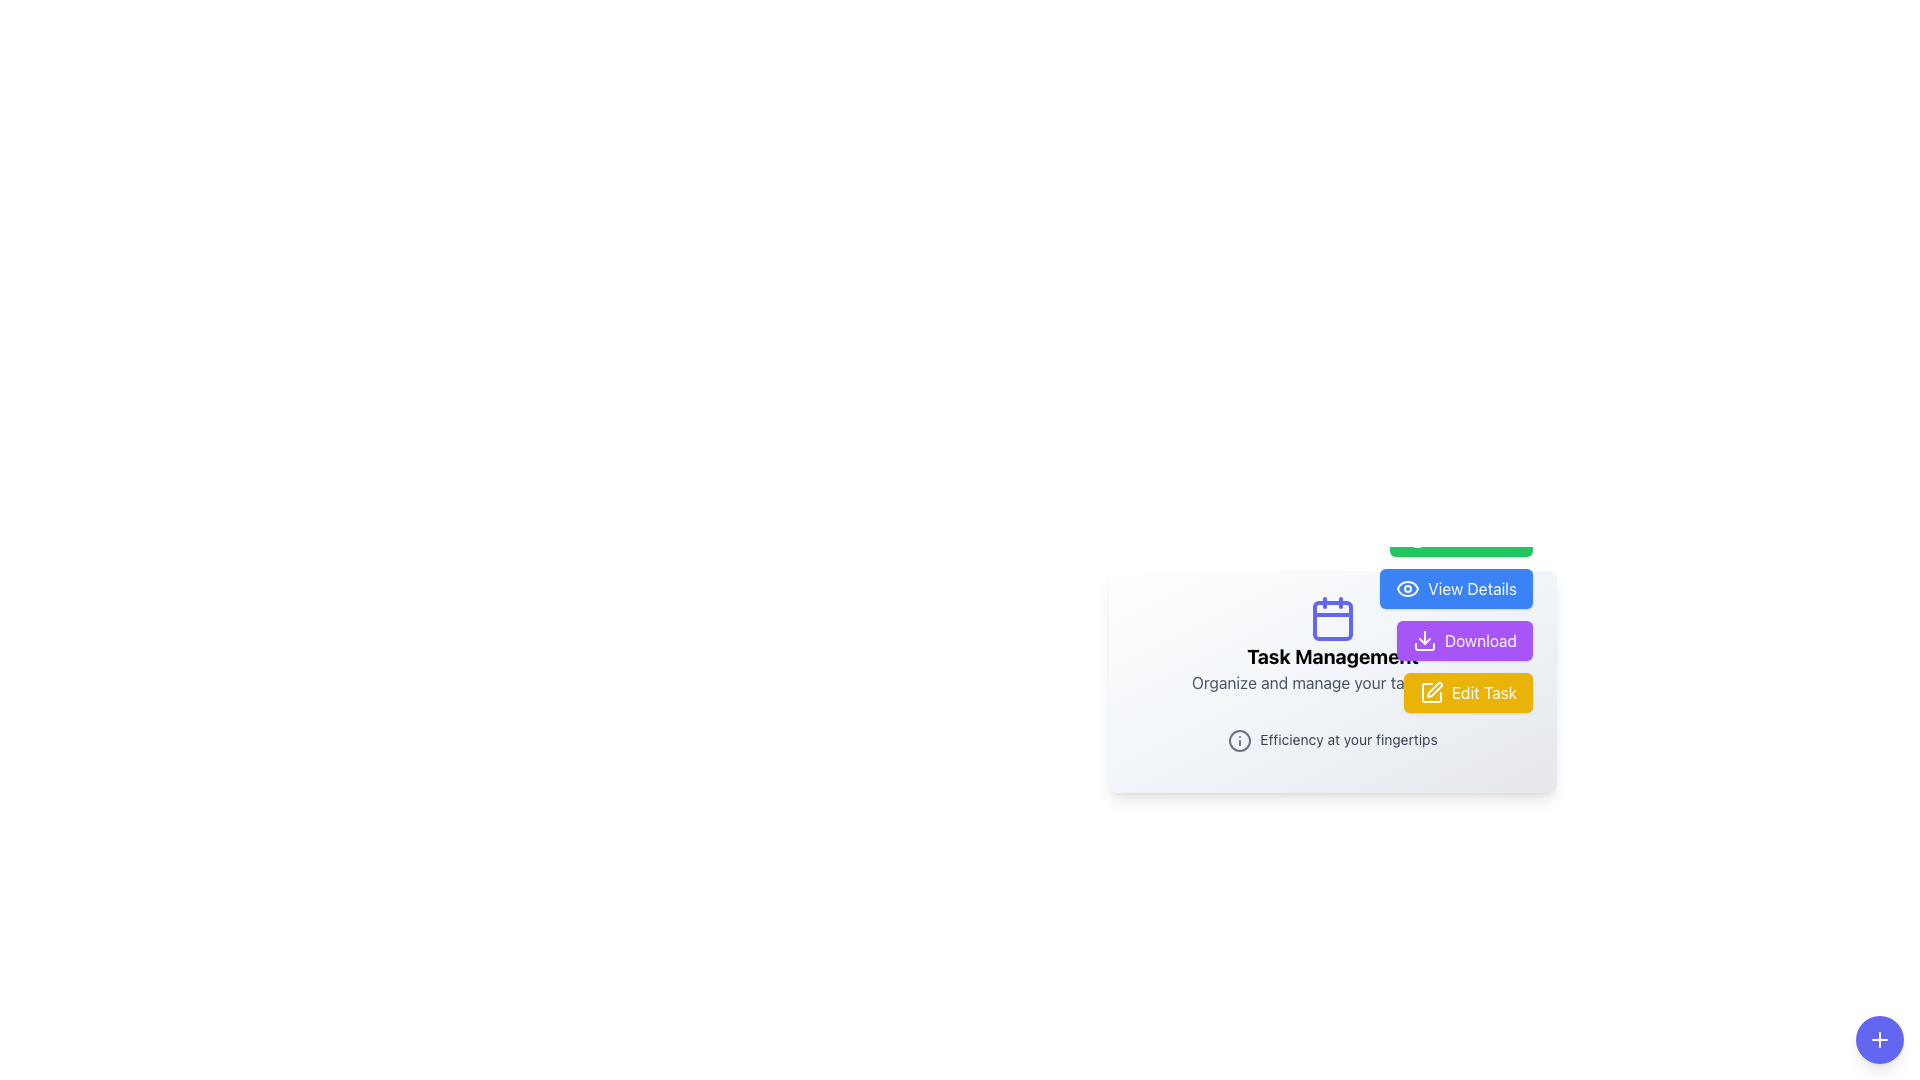 This screenshot has width=1920, height=1080. I want to click on the text label displaying 'Task Management', which is styled with a bold font and is centrally positioned beneath a calendar icon, so click(1333, 656).